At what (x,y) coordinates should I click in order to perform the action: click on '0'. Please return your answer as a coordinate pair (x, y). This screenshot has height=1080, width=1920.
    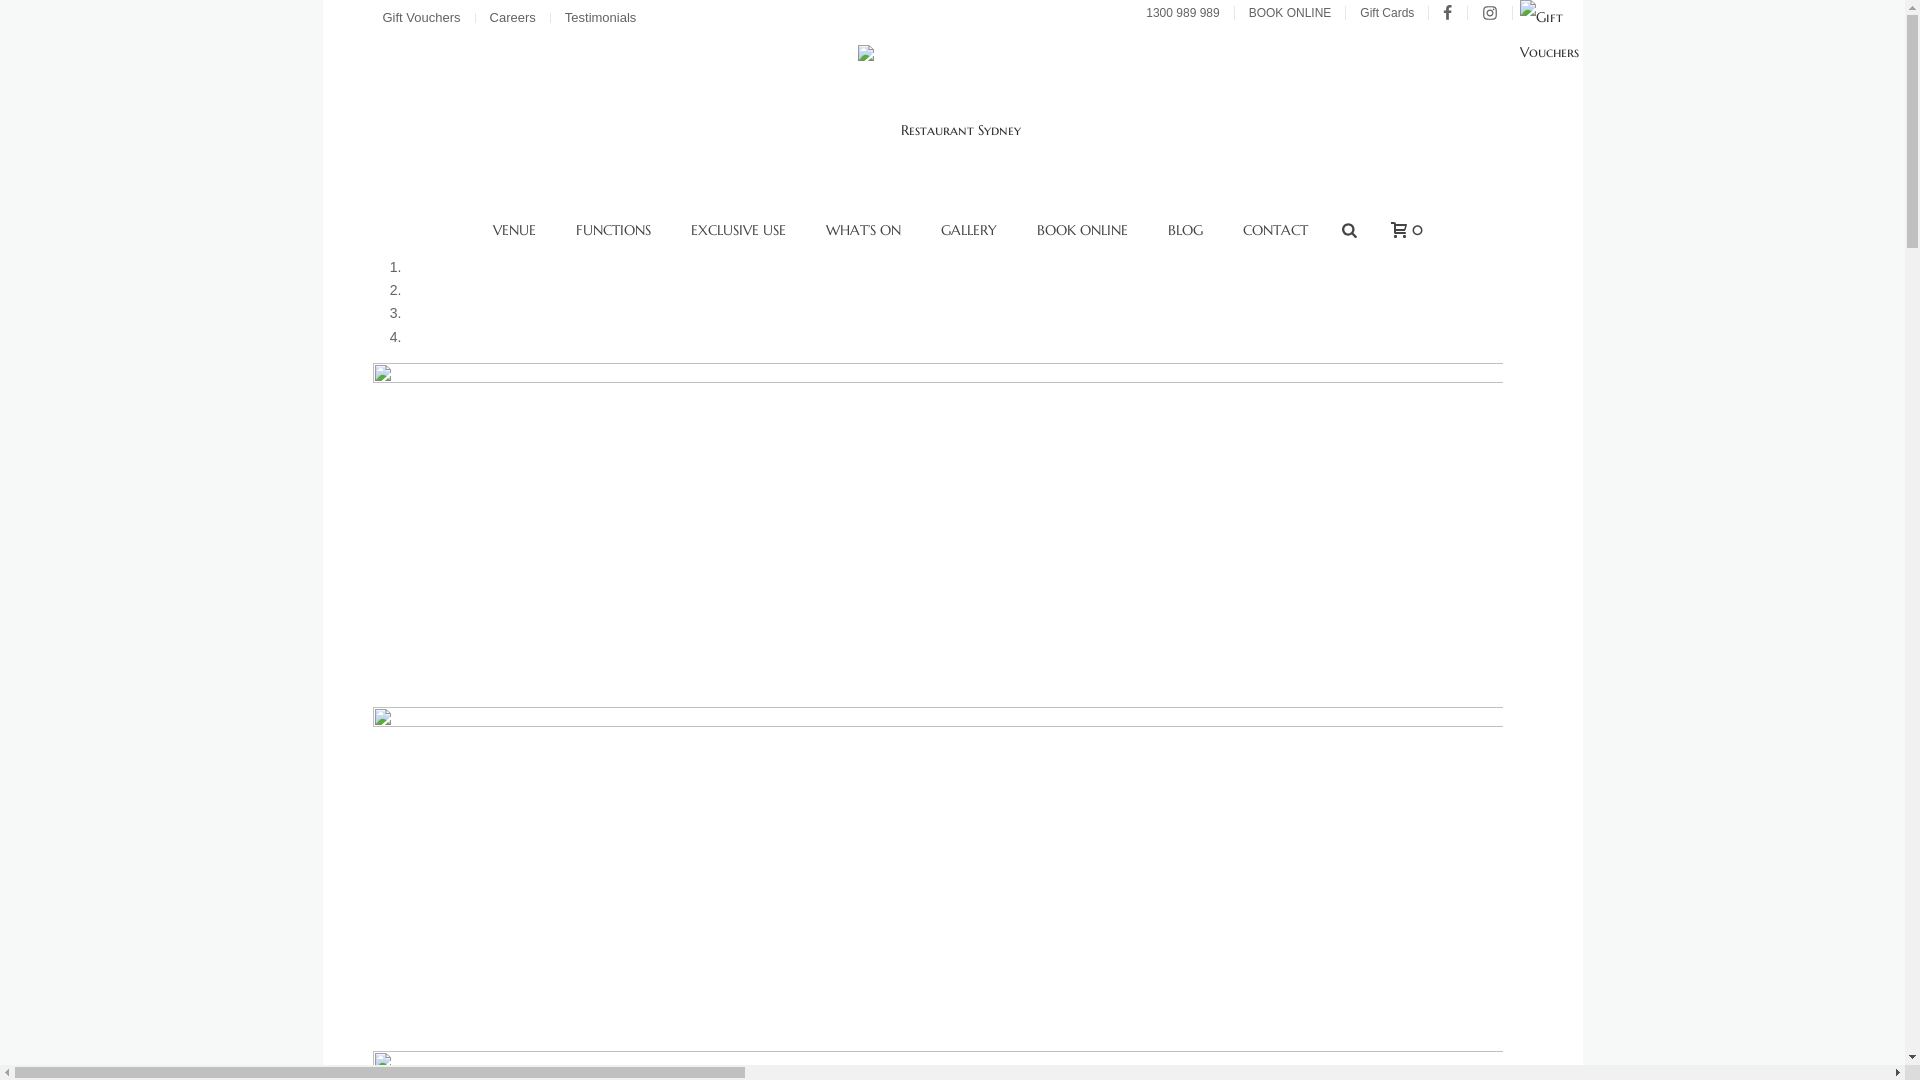
    Looking at the image, I should click on (1400, 229).